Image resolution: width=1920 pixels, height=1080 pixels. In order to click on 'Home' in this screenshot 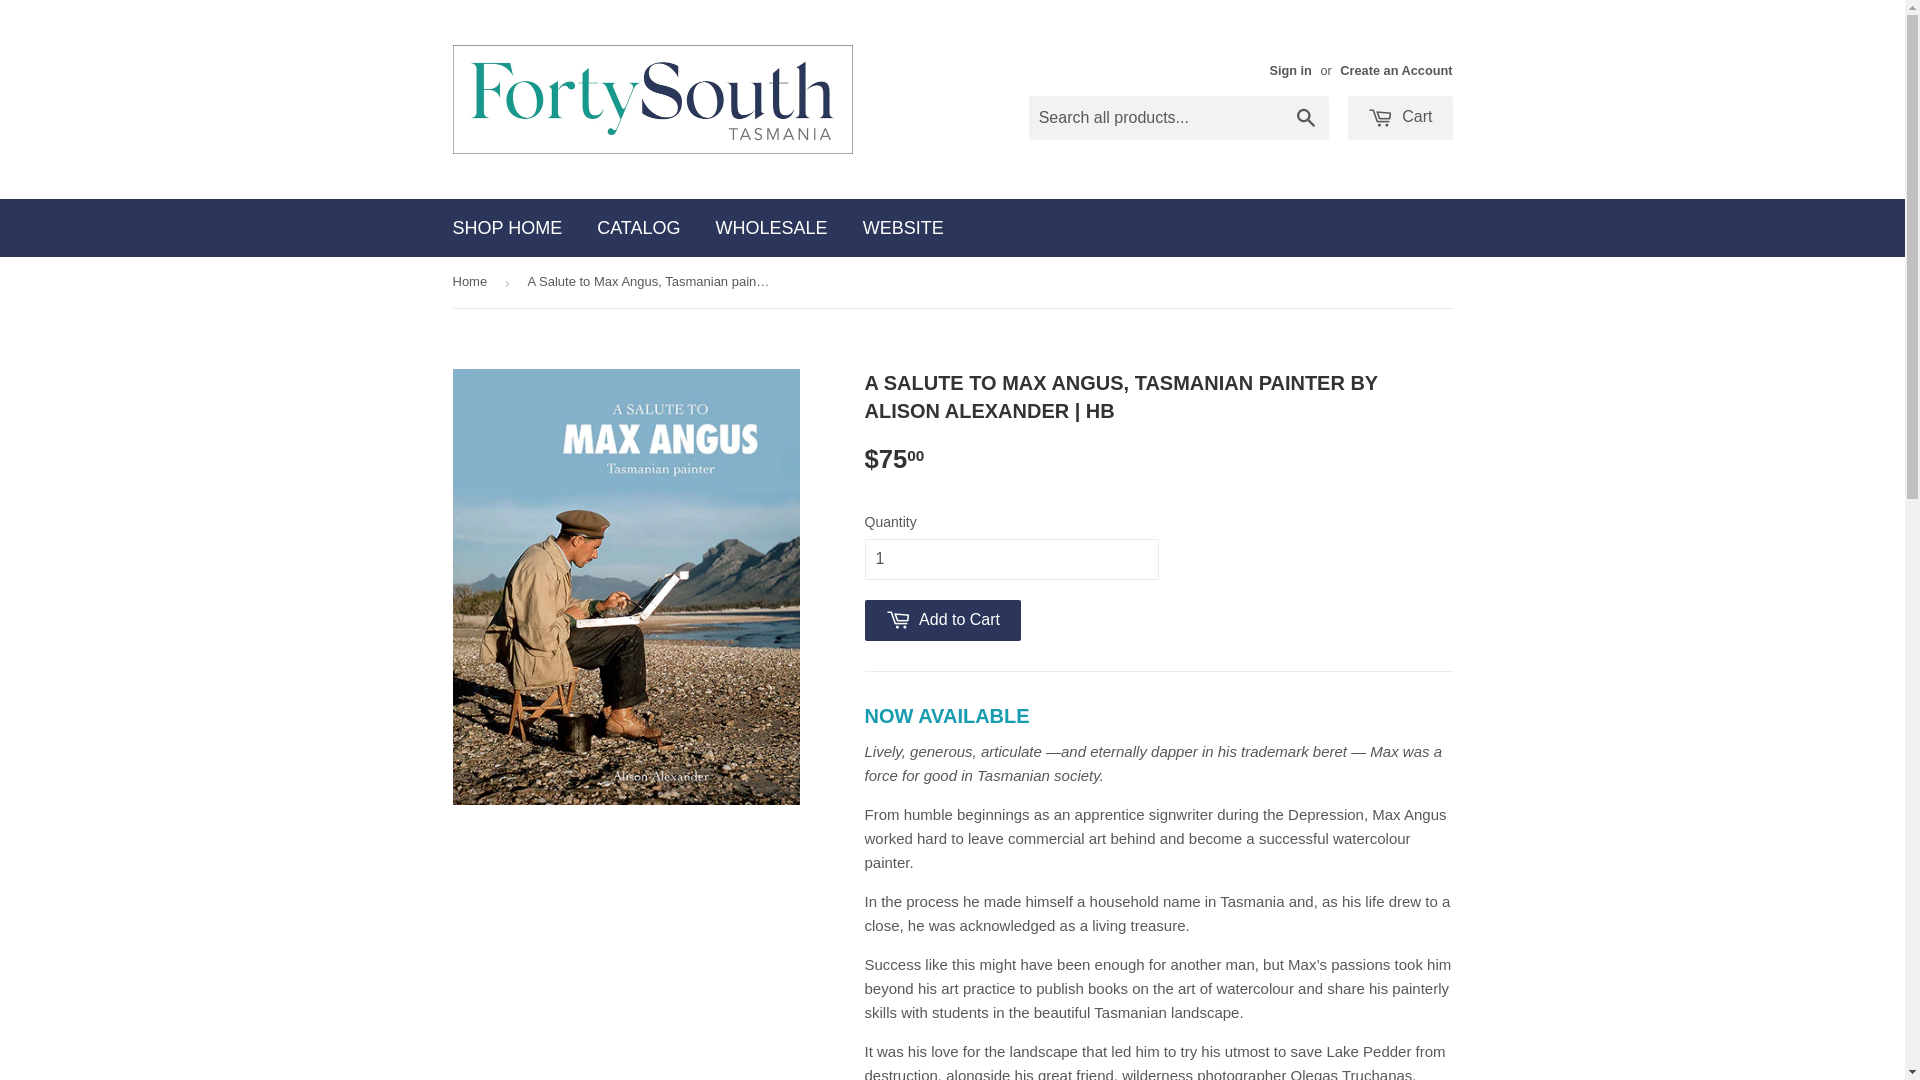, I will do `click(472, 282)`.